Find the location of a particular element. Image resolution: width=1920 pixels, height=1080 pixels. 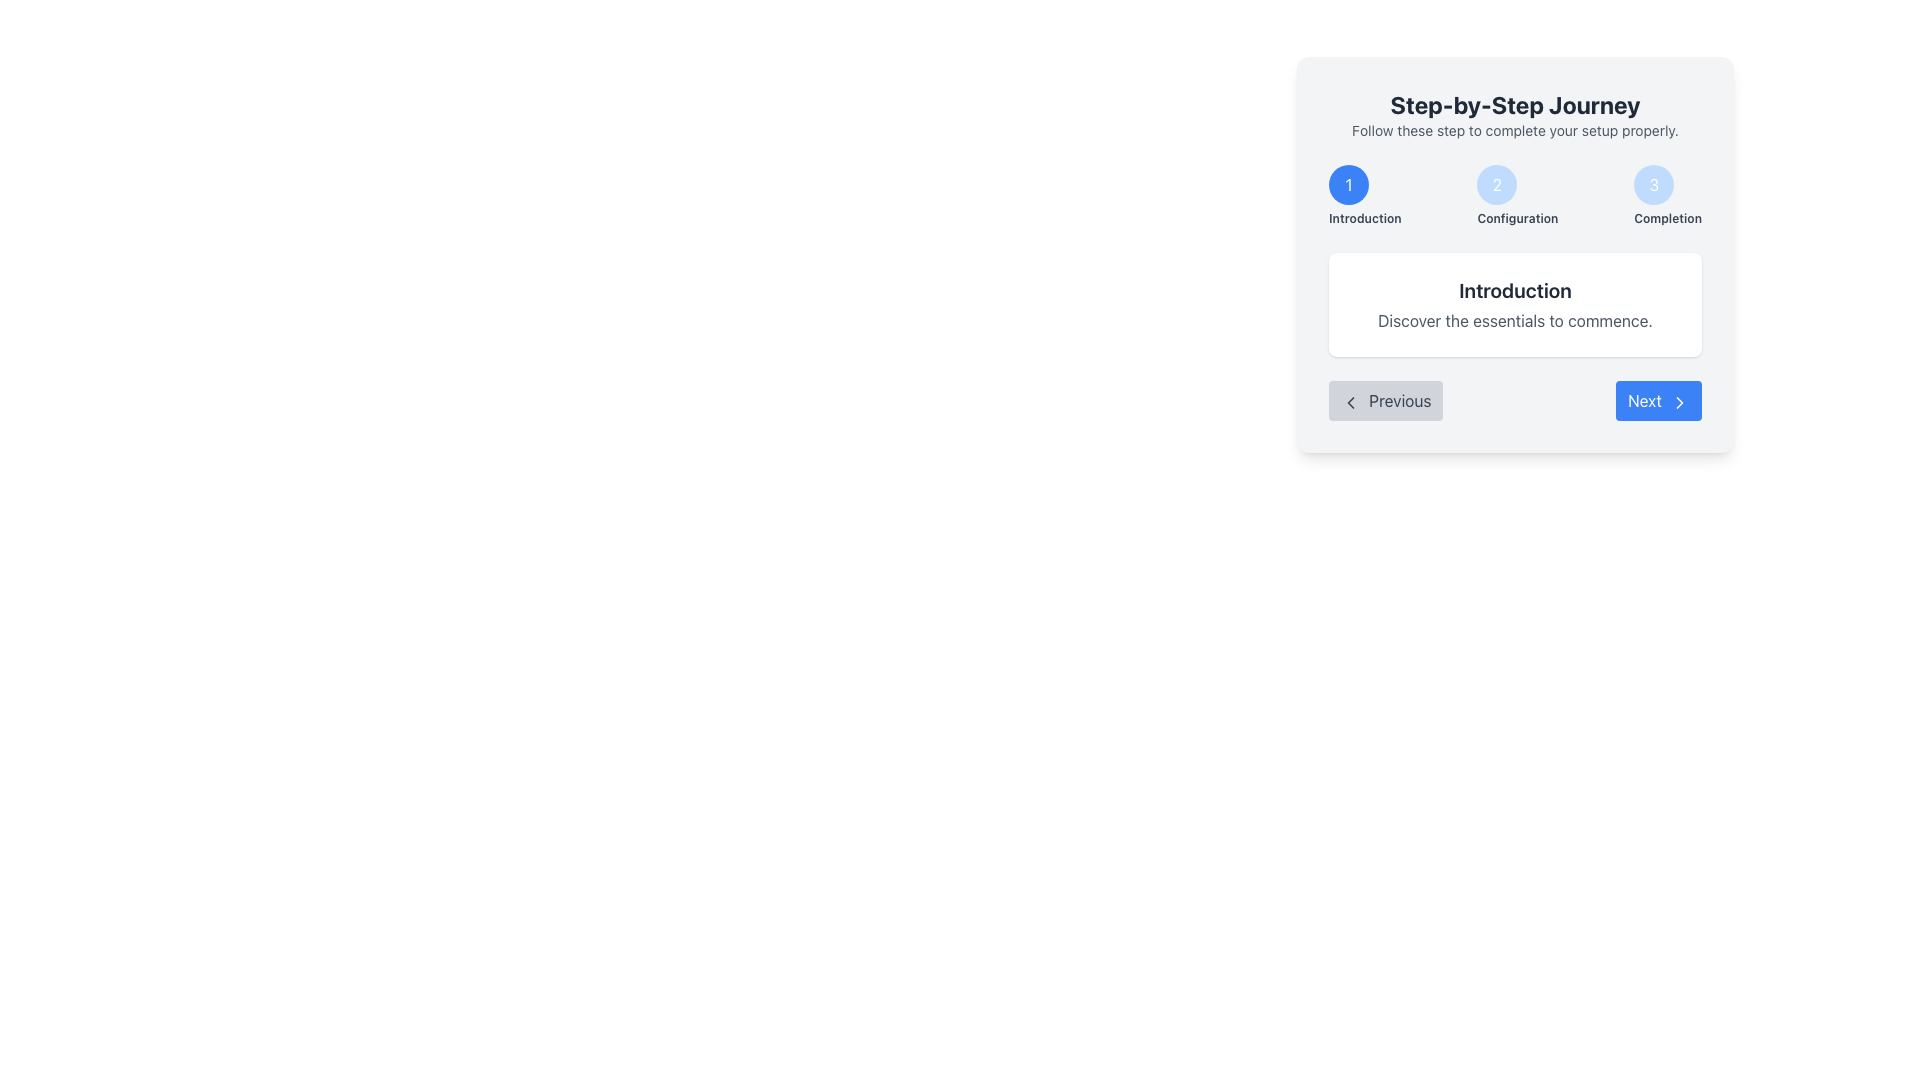

the label indicating the first step in a multi-step process, which is located below the blue circular marker labeled '1' is located at coordinates (1364, 218).